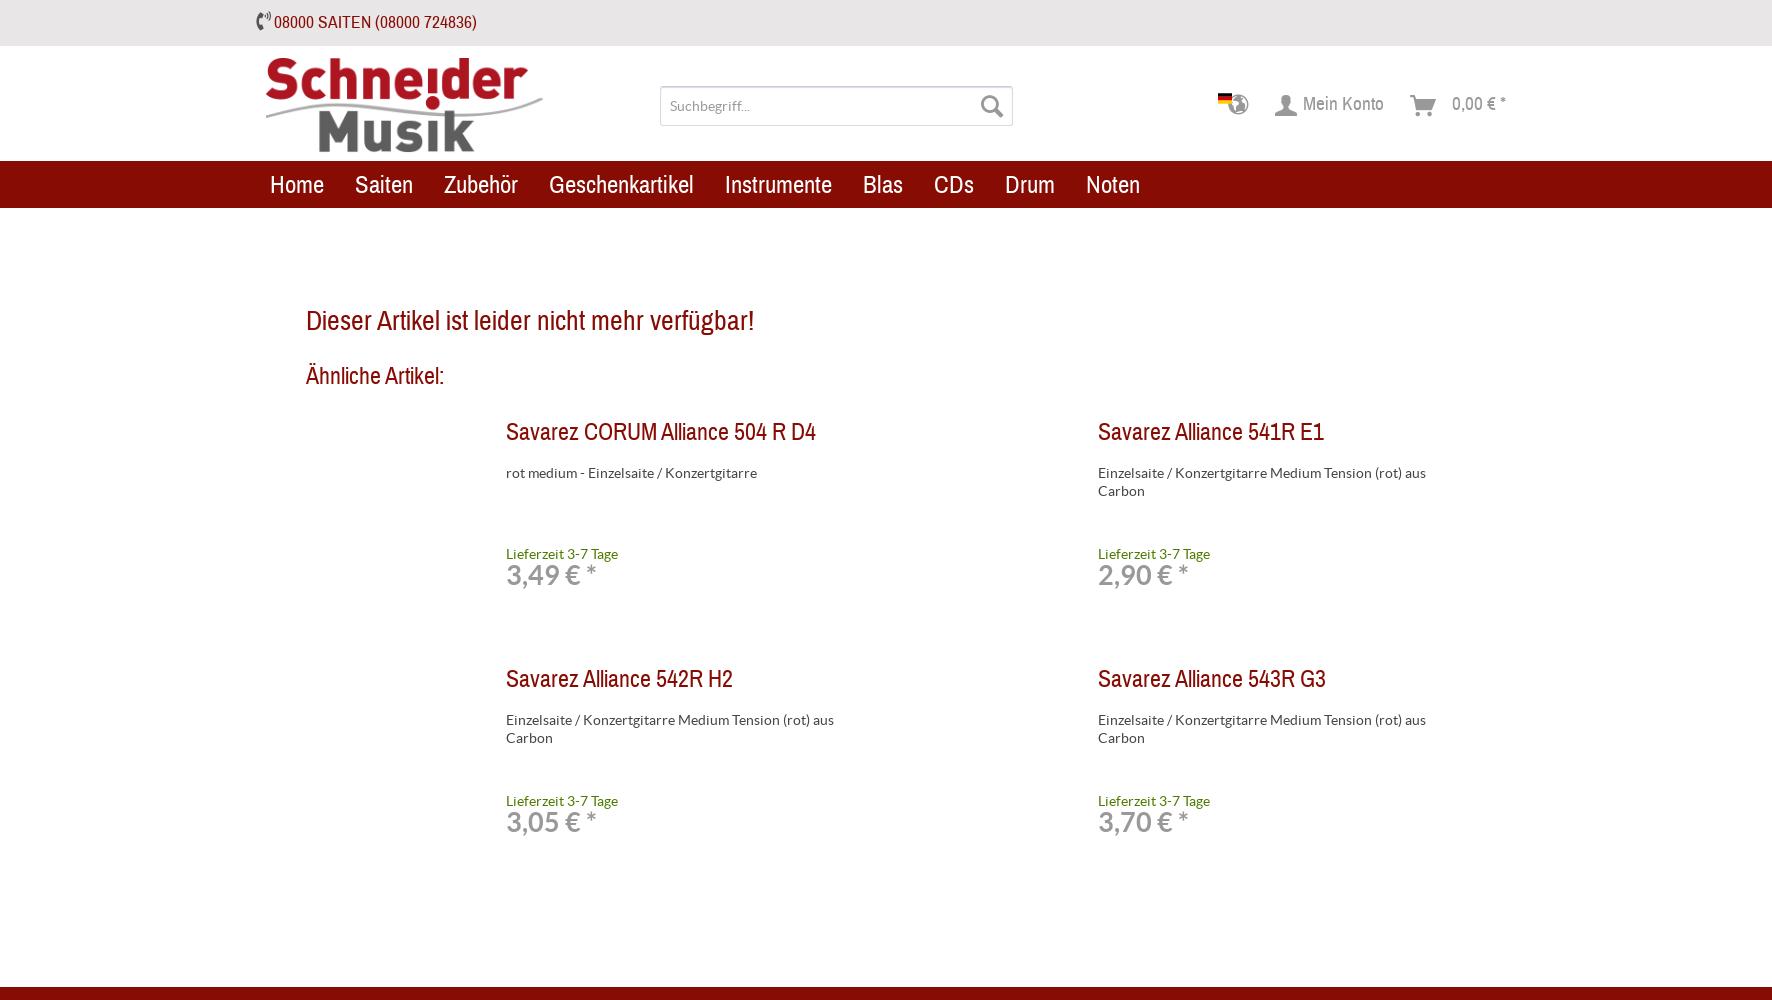 Image resolution: width=1772 pixels, height=1000 pixels. I want to click on 'Produkte', so click(836, 186).